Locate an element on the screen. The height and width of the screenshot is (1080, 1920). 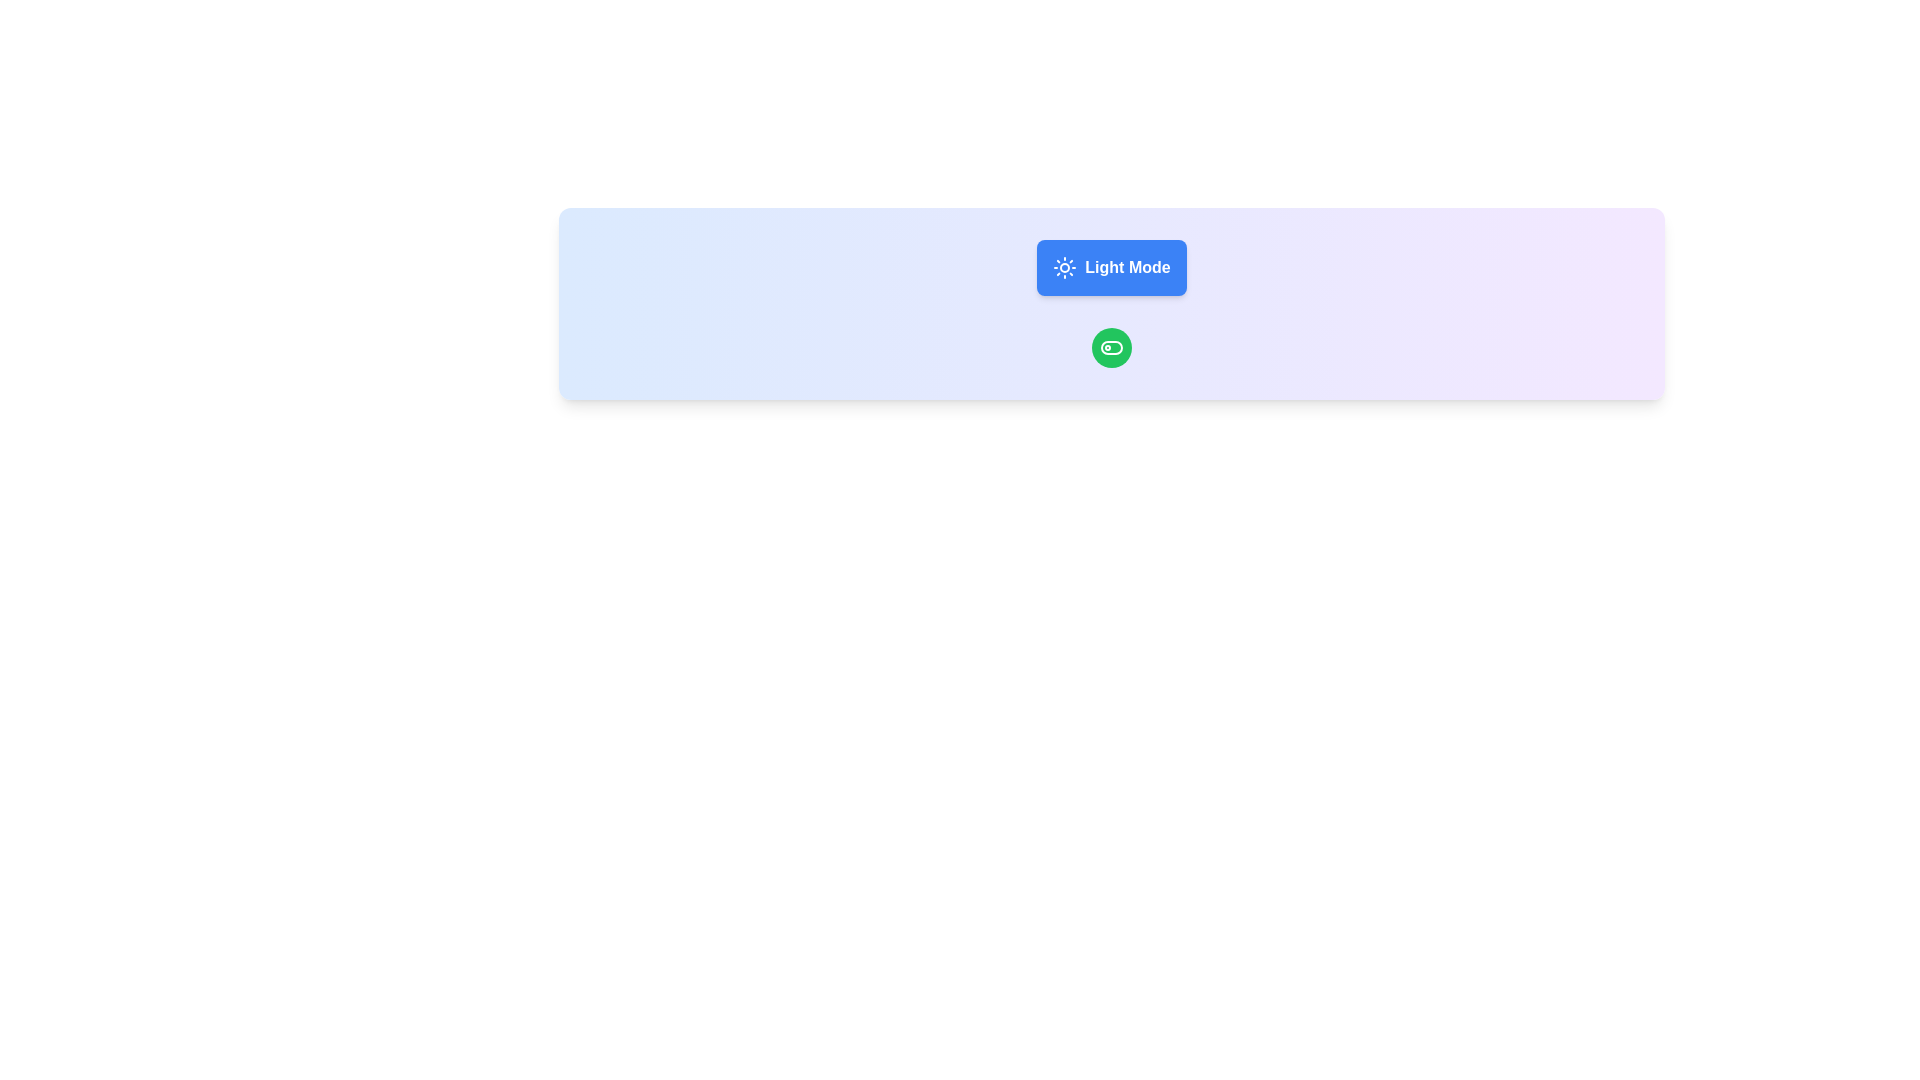
the sun-shaped icon representing the light mode feature, which is located within the 'Light Mode' button at the upper central region of the interface is located at coordinates (1064, 266).